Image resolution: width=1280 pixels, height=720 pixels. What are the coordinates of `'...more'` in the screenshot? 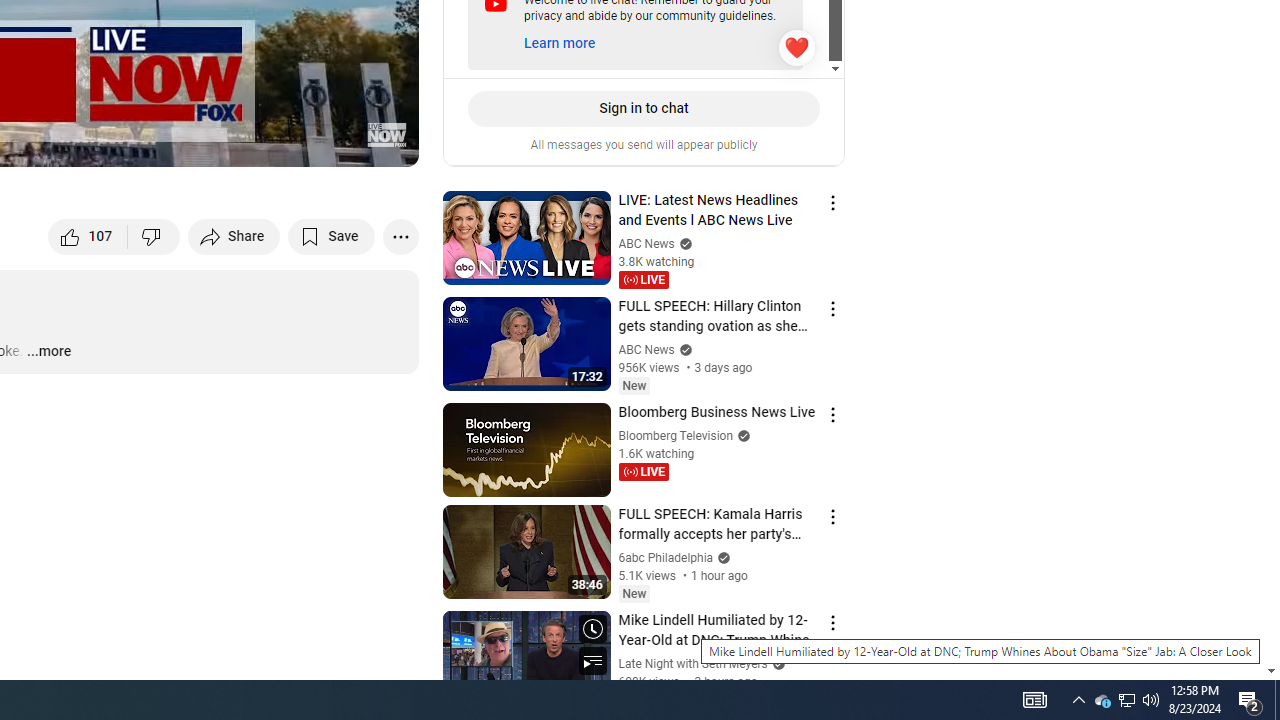 It's located at (48, 351).